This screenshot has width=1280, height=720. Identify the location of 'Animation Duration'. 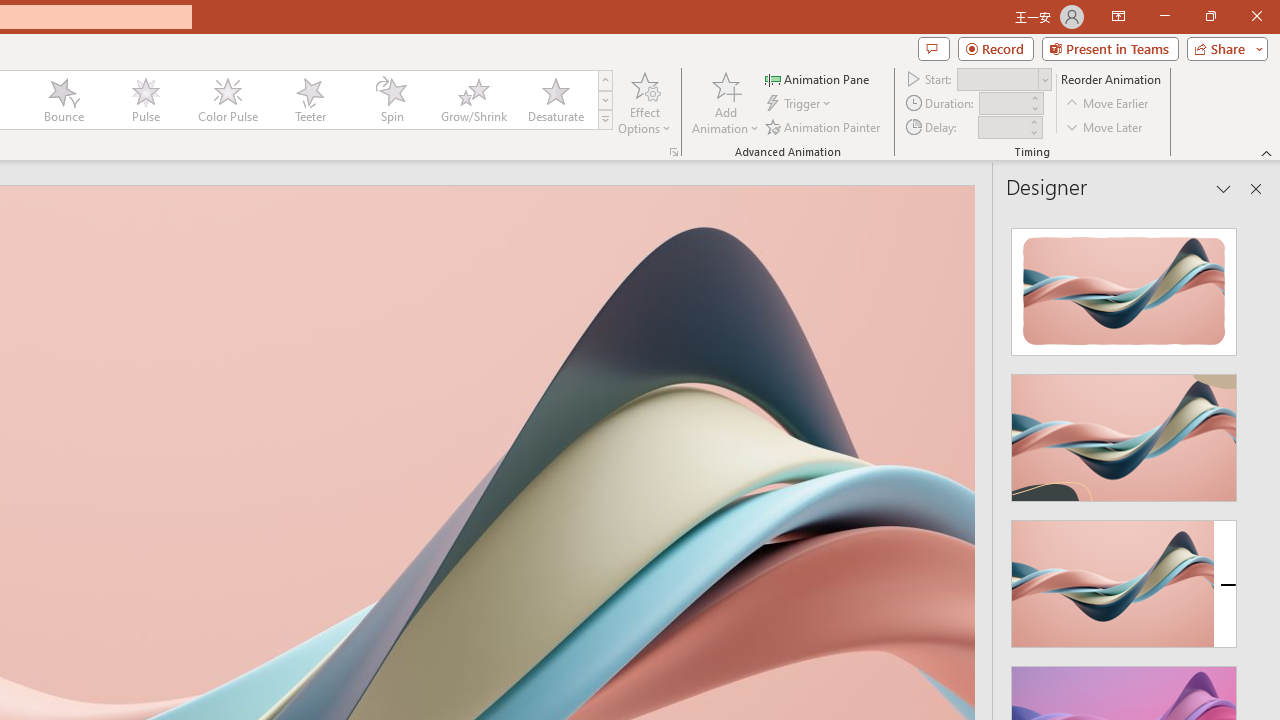
(1003, 103).